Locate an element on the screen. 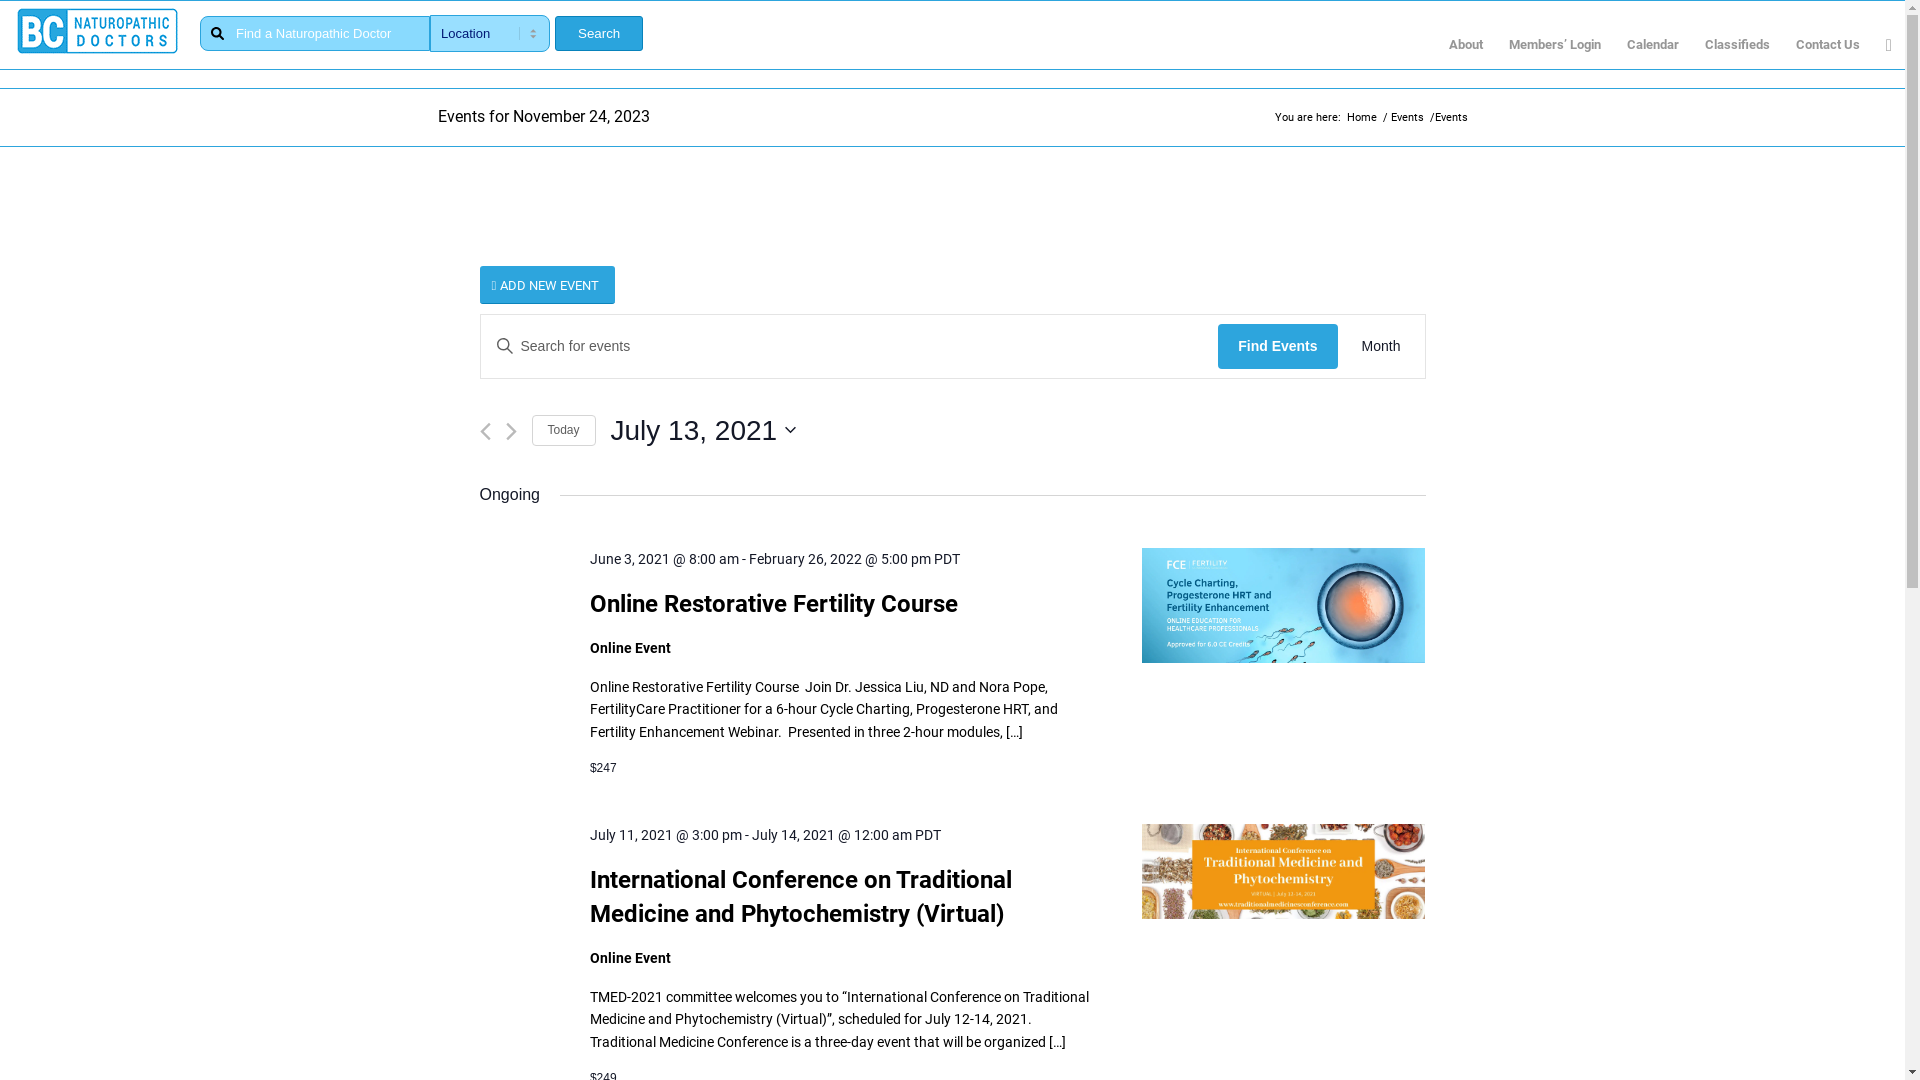 The image size is (1920, 1080). 'Today' is located at coordinates (563, 429).